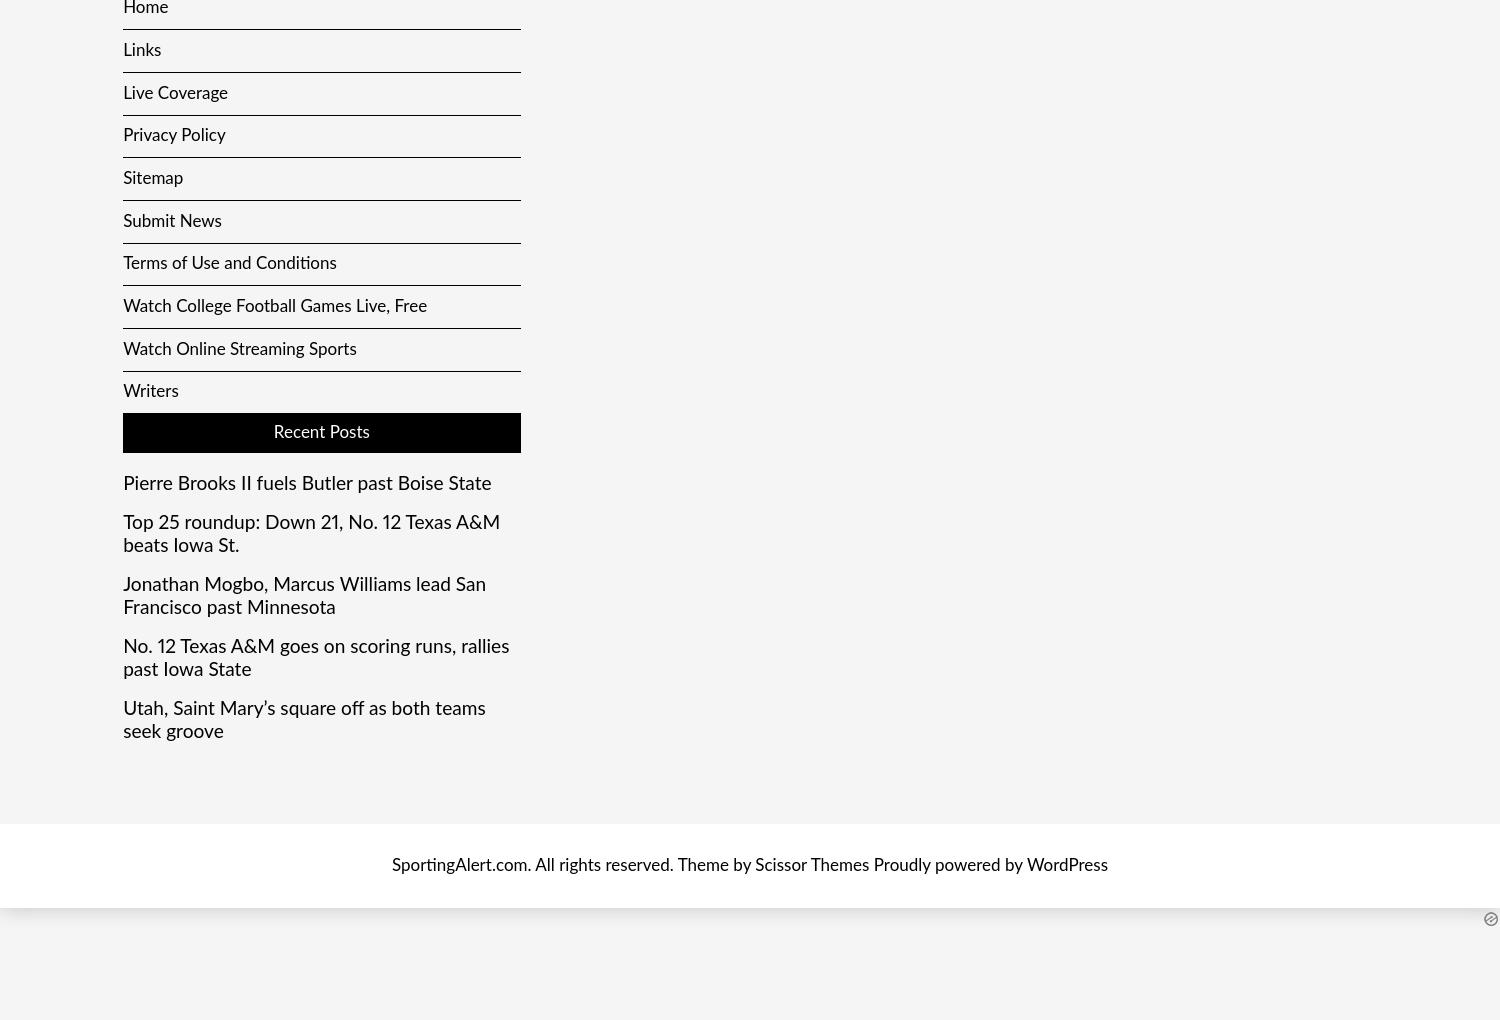 The width and height of the screenshot is (1500, 1020). I want to click on 'Scissor Themes', so click(811, 864).